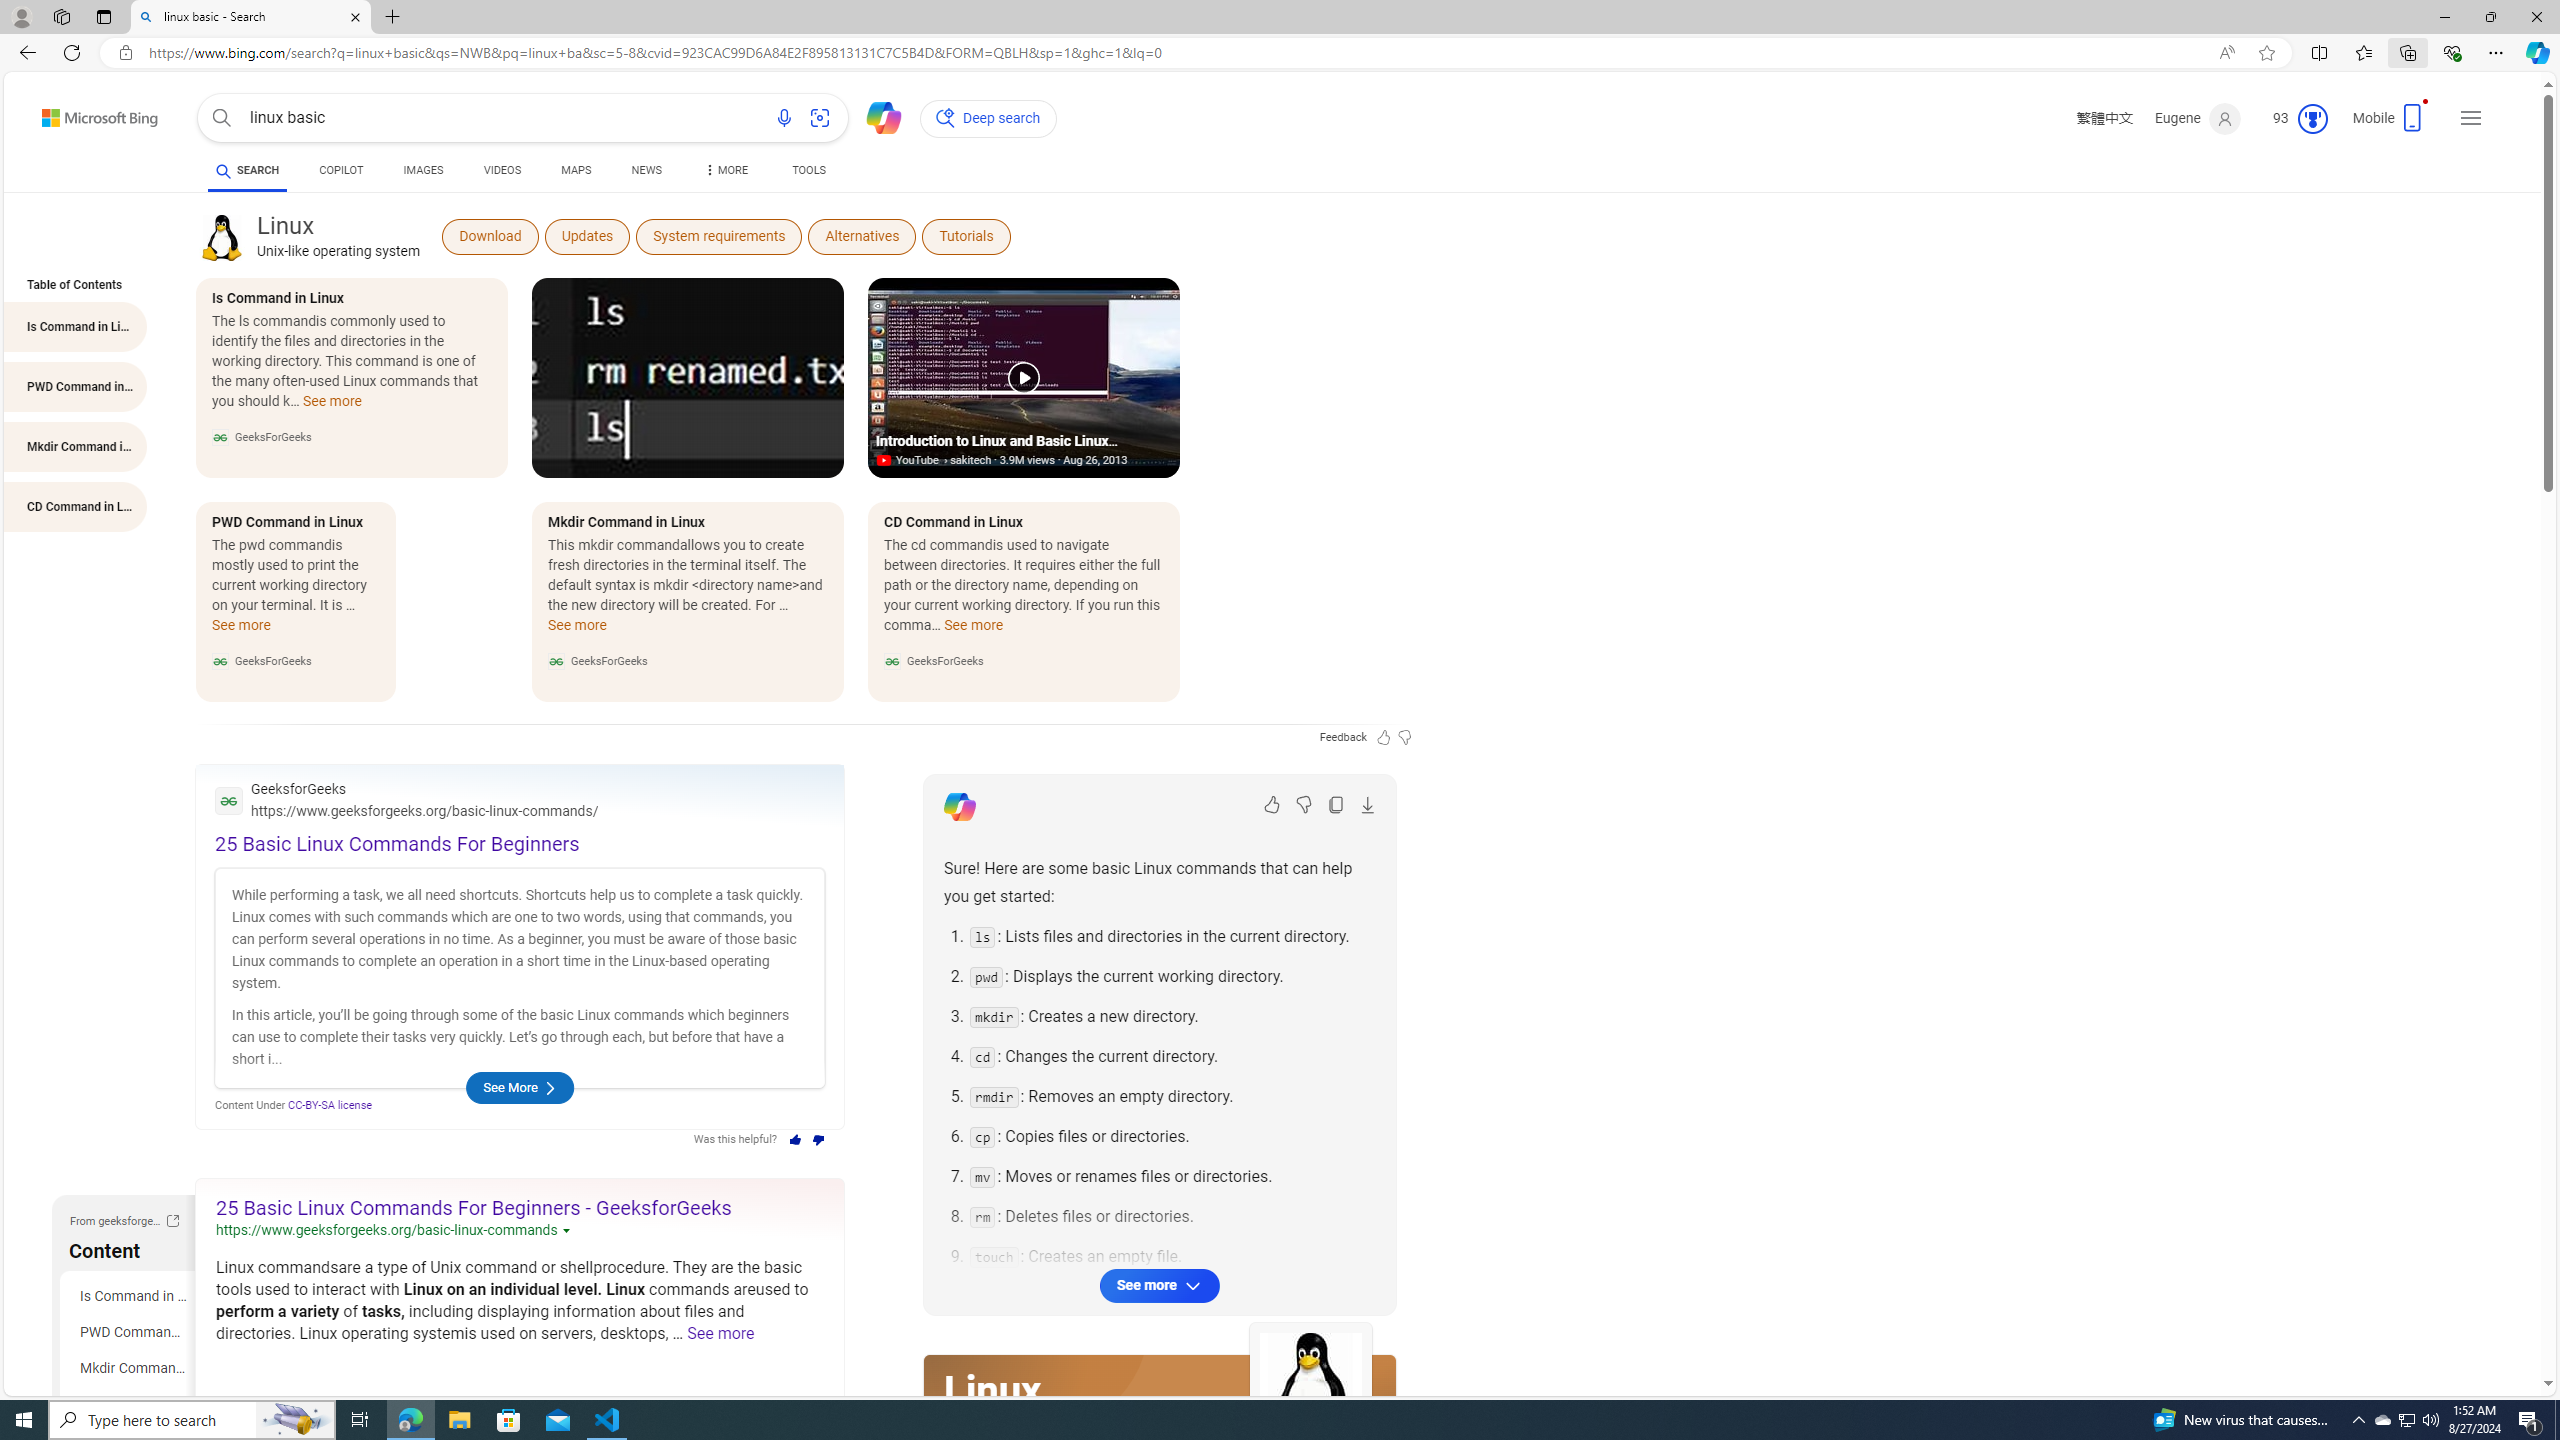 The width and height of the screenshot is (2560, 1440). Describe the element at coordinates (718, 235) in the screenshot. I see `'System requirements'` at that location.